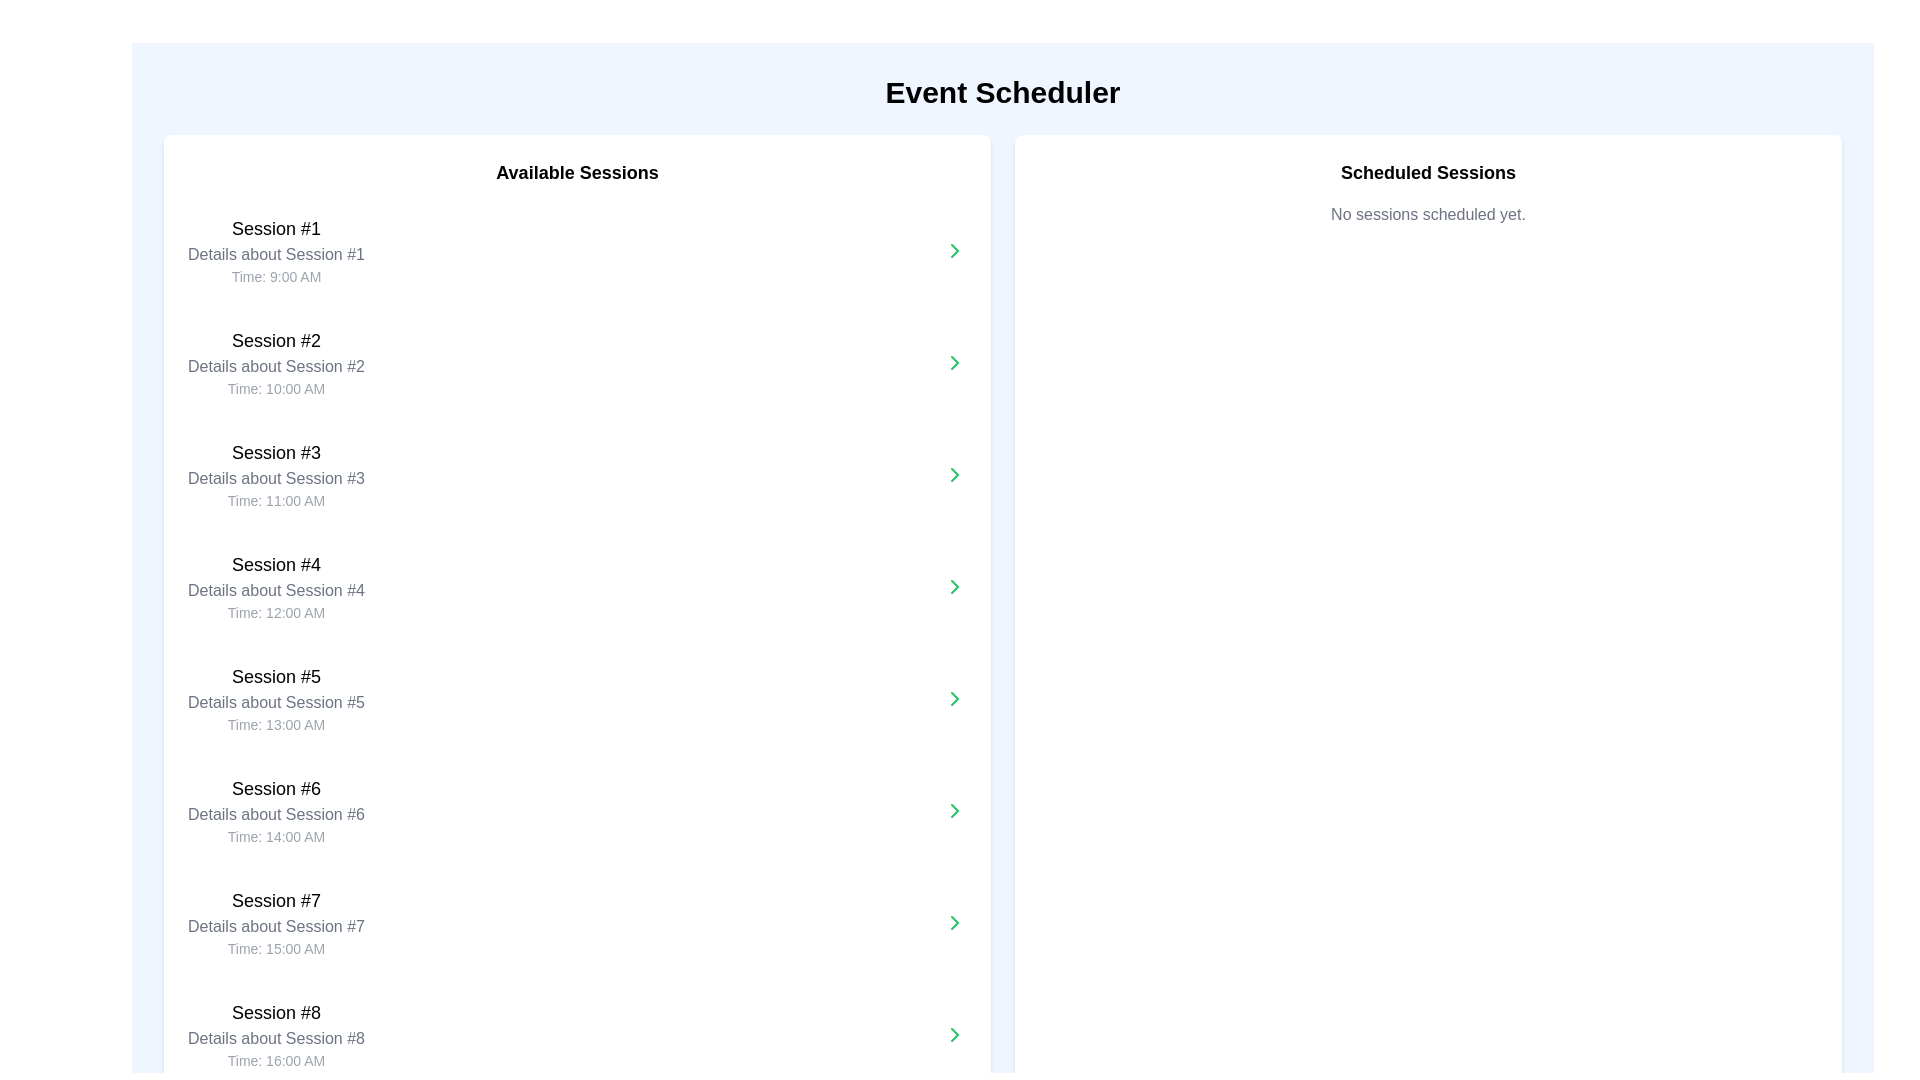 Image resolution: width=1920 pixels, height=1080 pixels. I want to click on prominent header text 'Event Scheduler' located at the top-center of the interface, so click(1003, 92).